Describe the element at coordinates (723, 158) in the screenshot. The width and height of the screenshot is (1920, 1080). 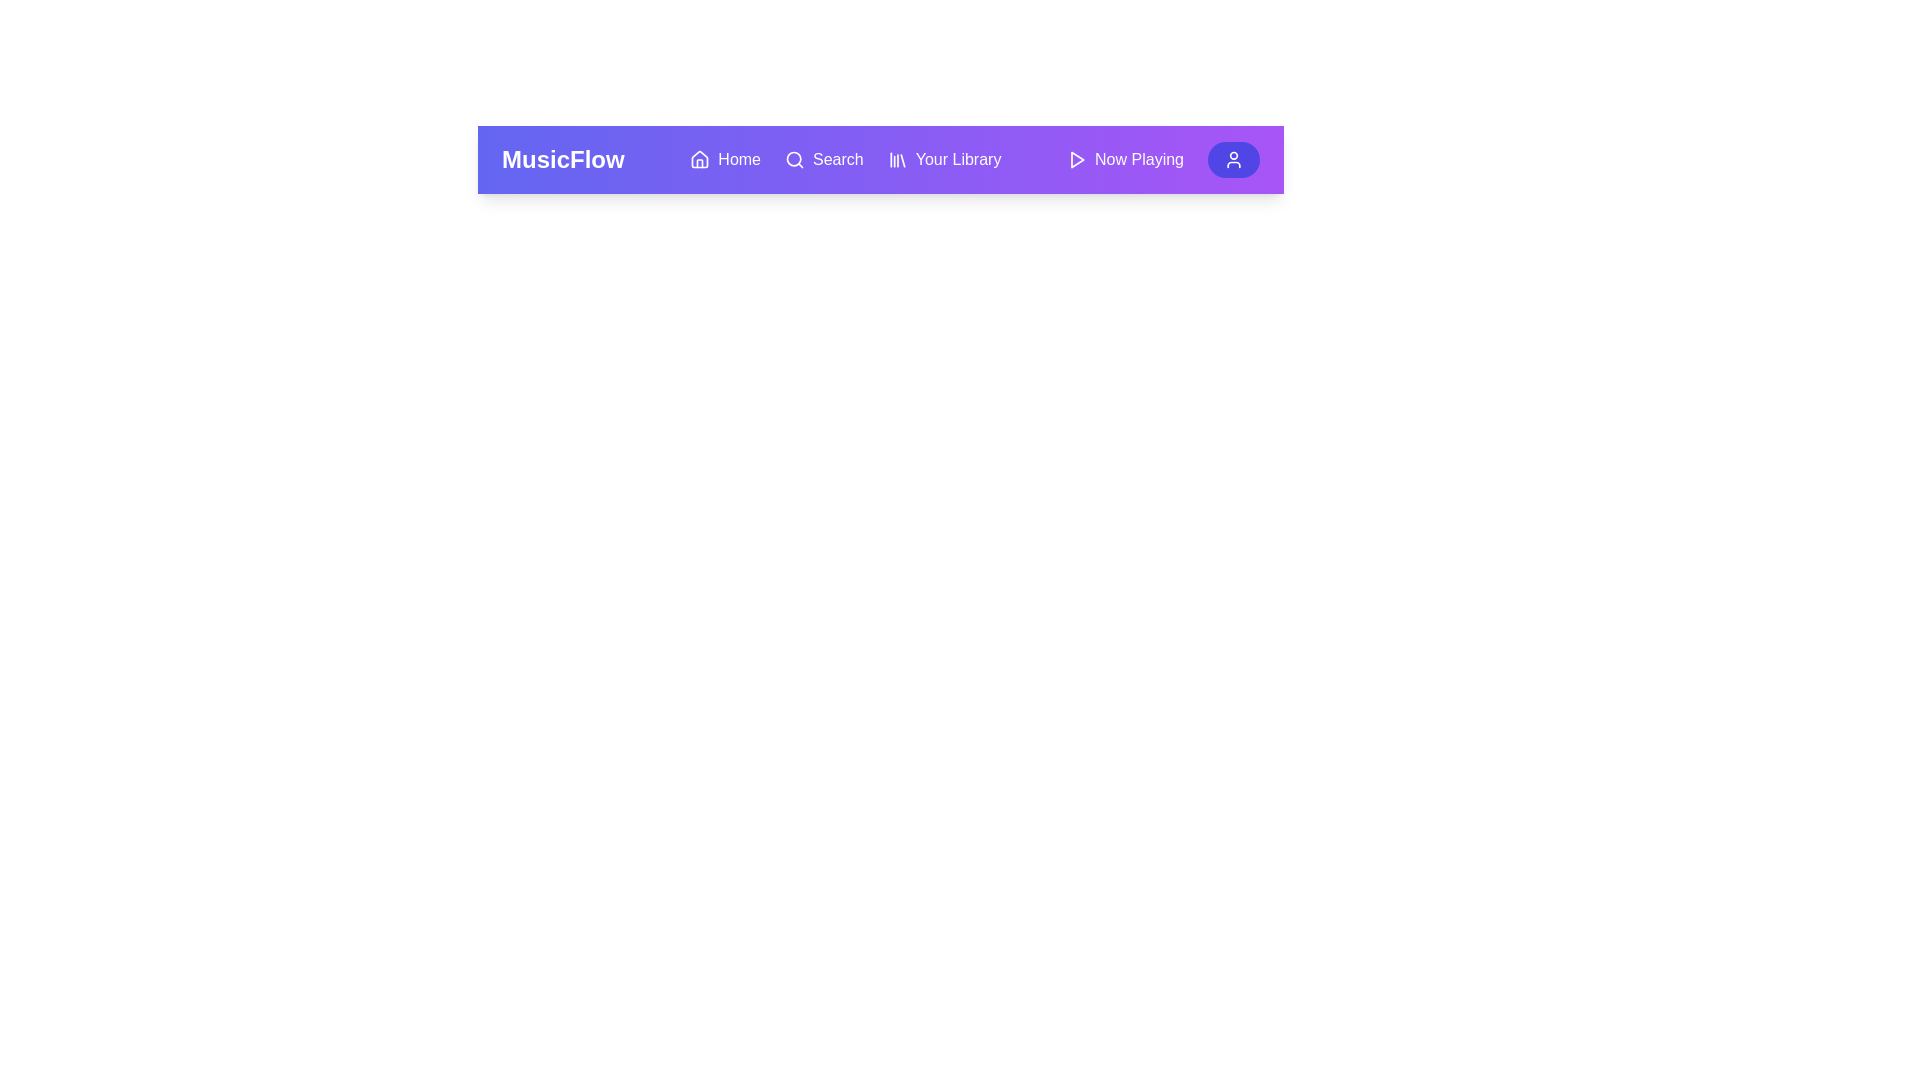
I see `the Home button to navigate to the corresponding section` at that location.